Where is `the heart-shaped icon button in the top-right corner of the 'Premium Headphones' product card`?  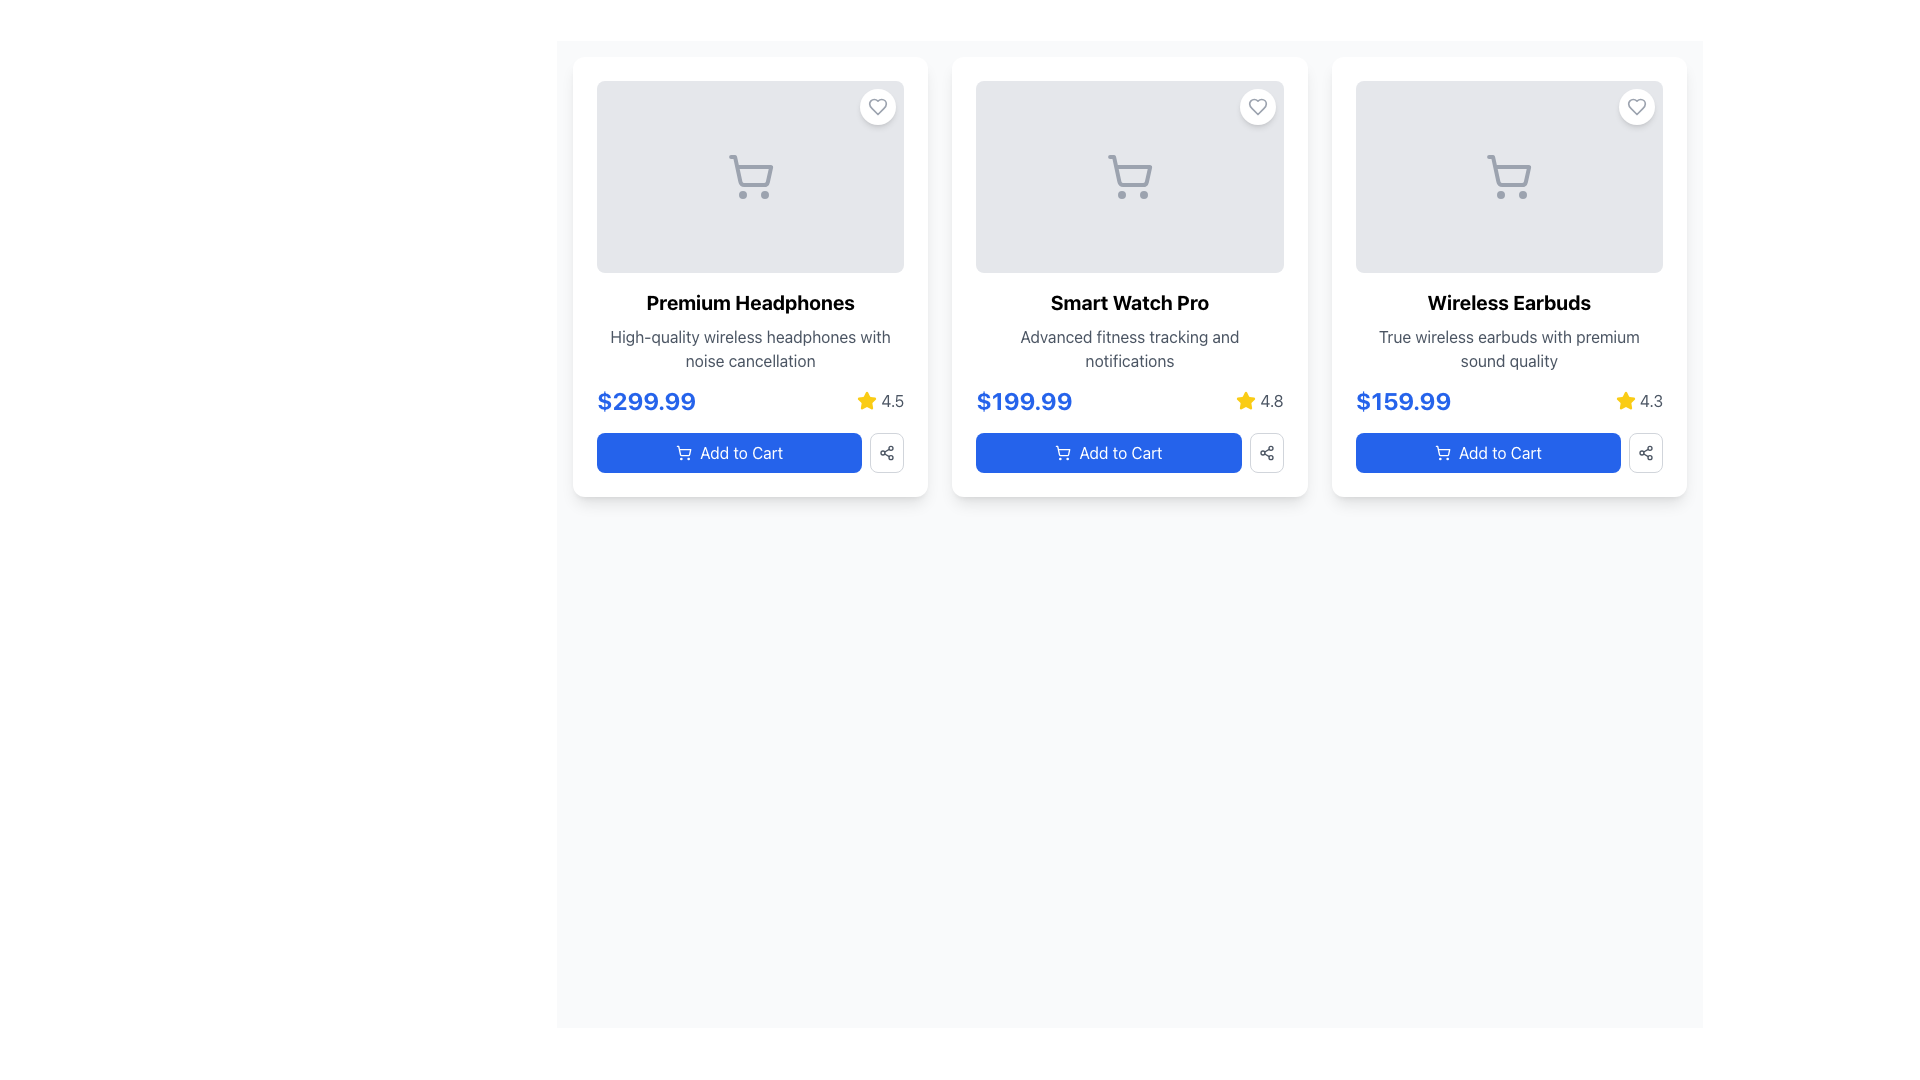
the heart-shaped icon button in the top-right corner of the 'Premium Headphones' product card is located at coordinates (878, 107).